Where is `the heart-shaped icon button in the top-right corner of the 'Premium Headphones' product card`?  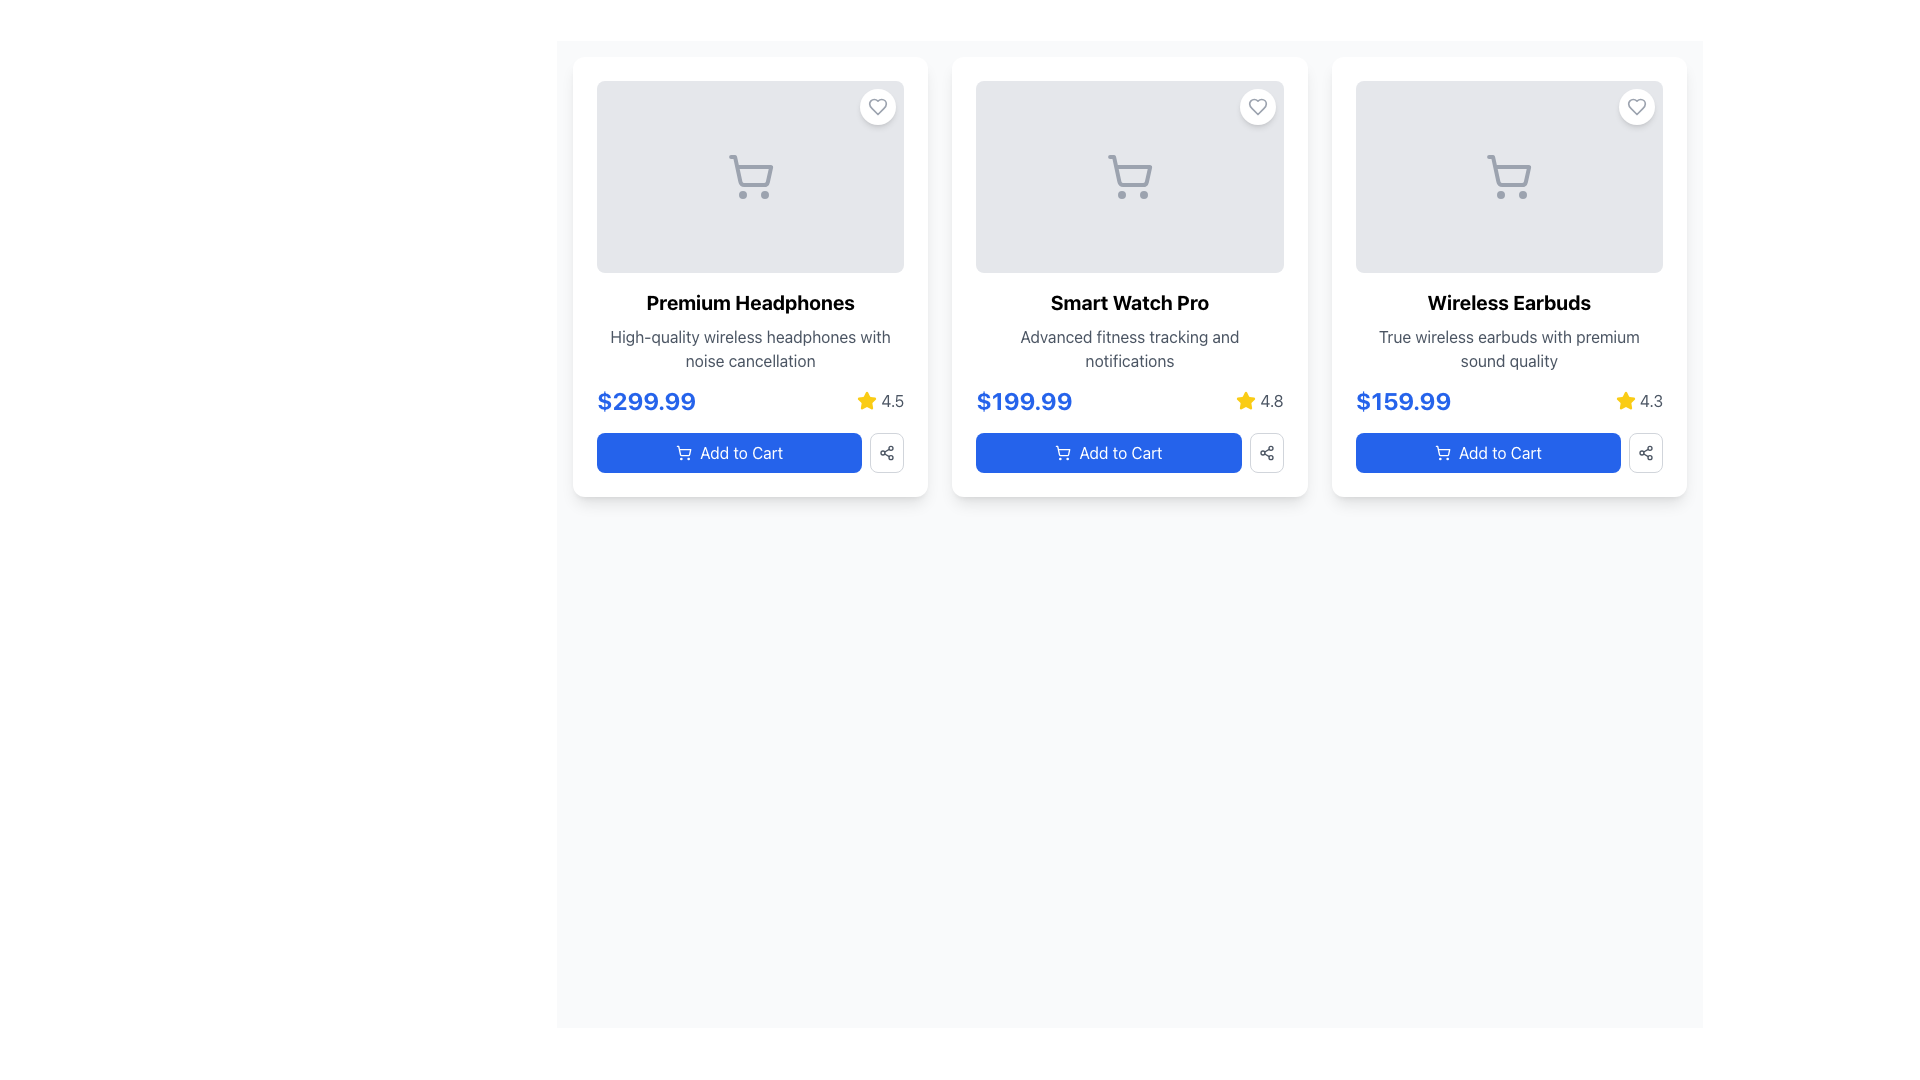
the heart-shaped icon button in the top-right corner of the 'Premium Headphones' product card is located at coordinates (878, 107).